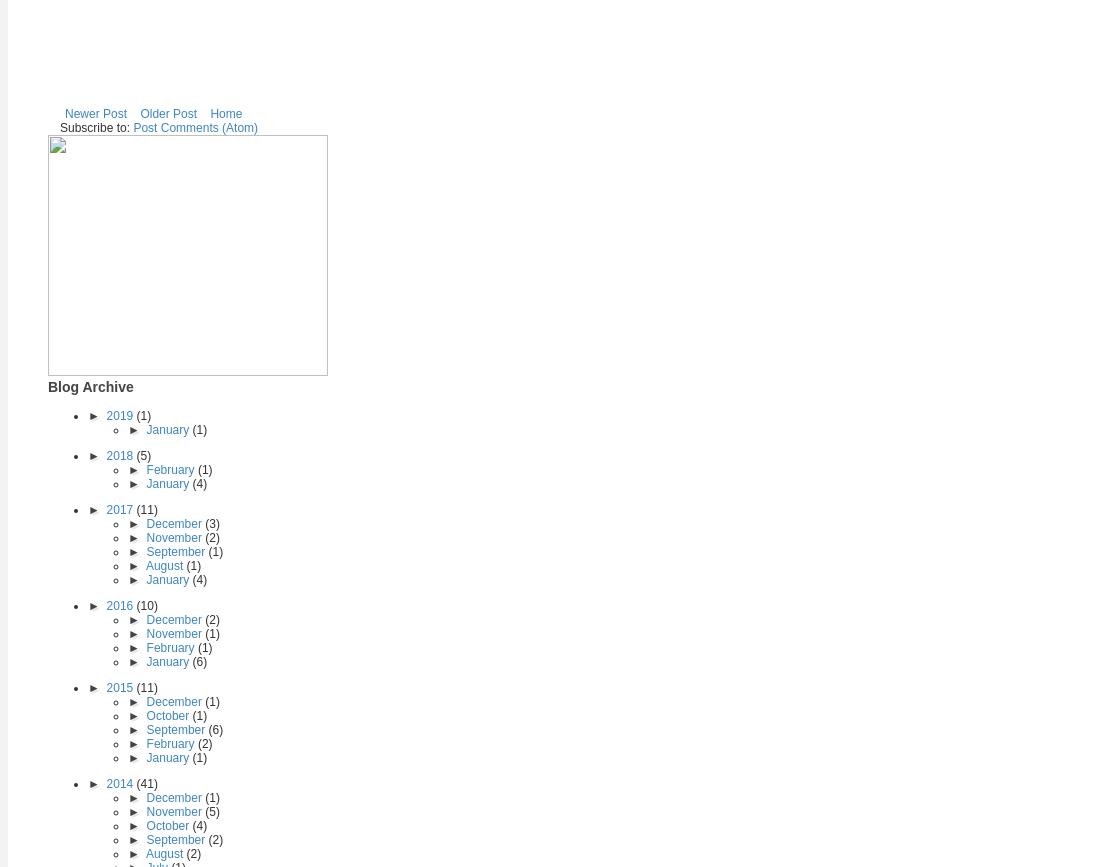  What do you see at coordinates (120, 454) in the screenshot?
I see `'2018'` at bounding box center [120, 454].